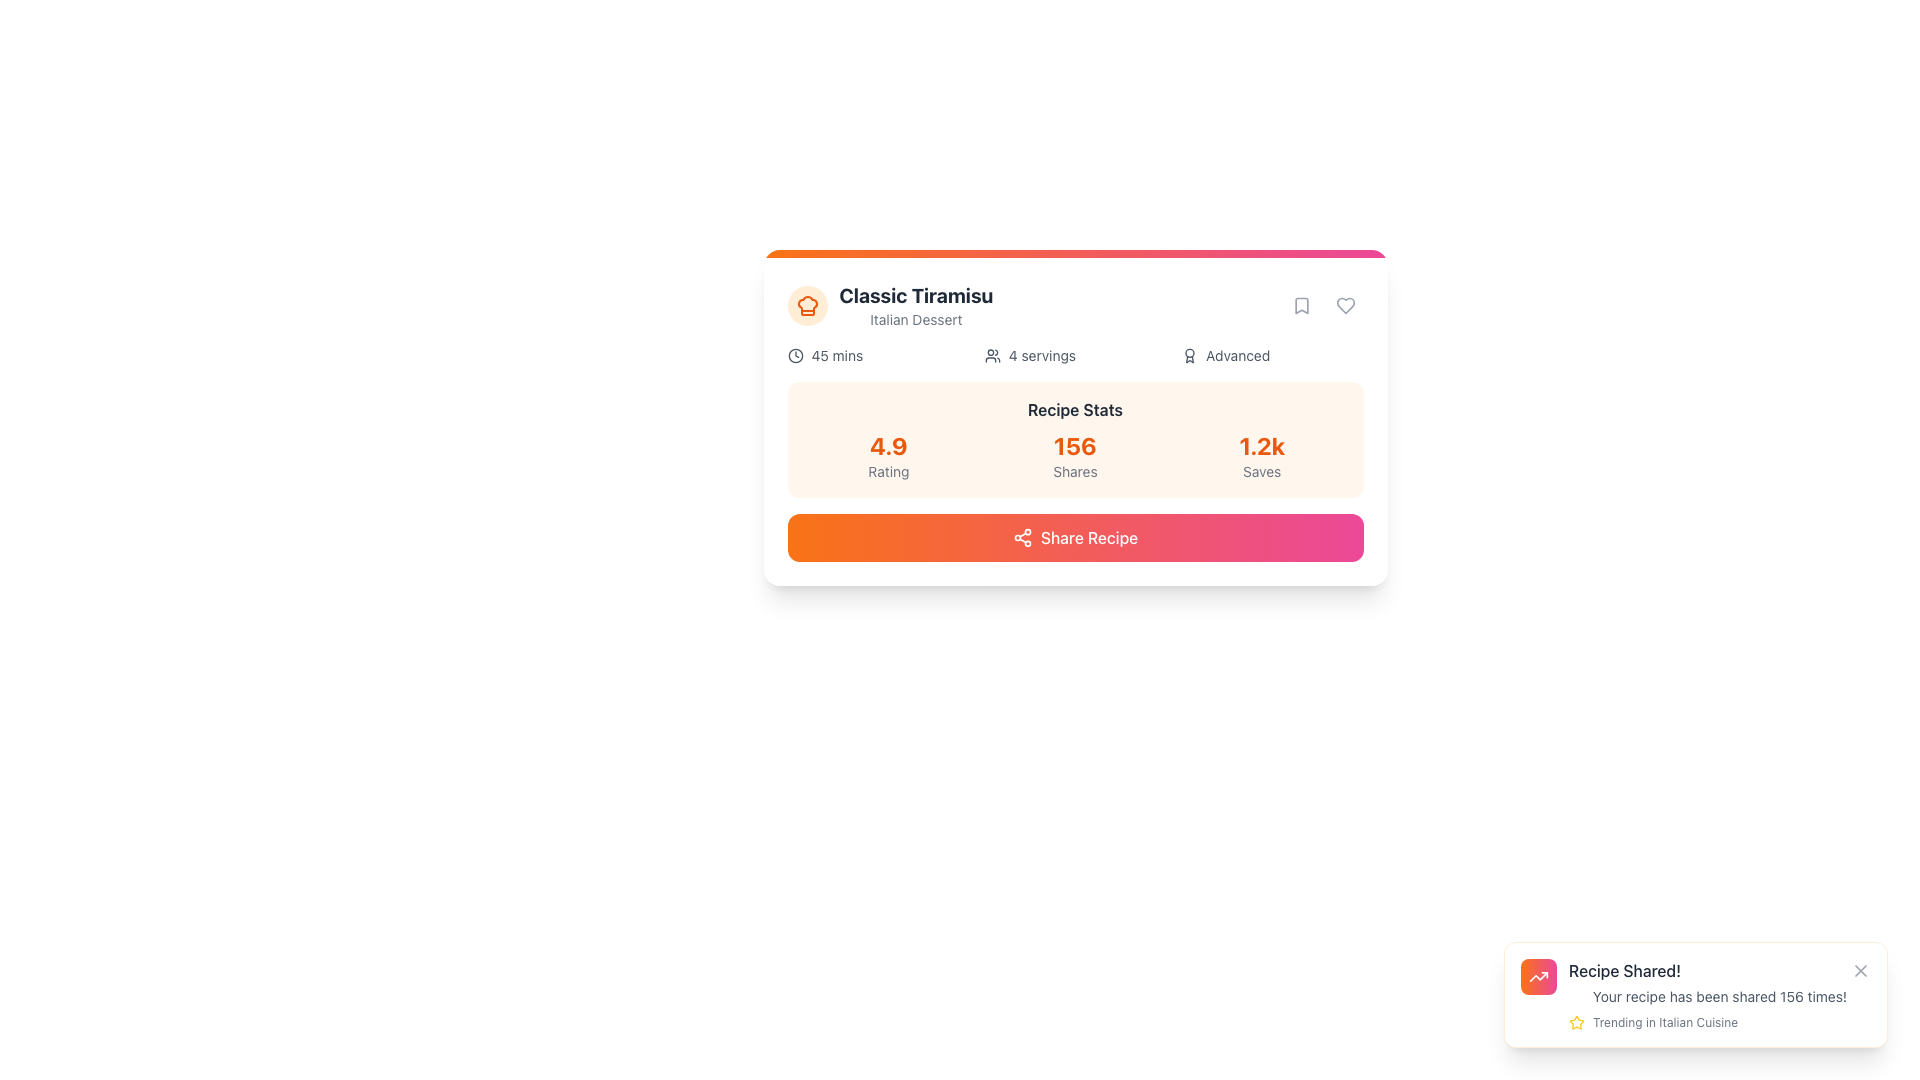 This screenshot has width=1920, height=1080. Describe the element at coordinates (1261, 445) in the screenshot. I see `the value displayed in the Text Display element showing the number of saves for the recipe, located at the bottom right of the recipe card in the 'Recipe Stats' section` at that location.